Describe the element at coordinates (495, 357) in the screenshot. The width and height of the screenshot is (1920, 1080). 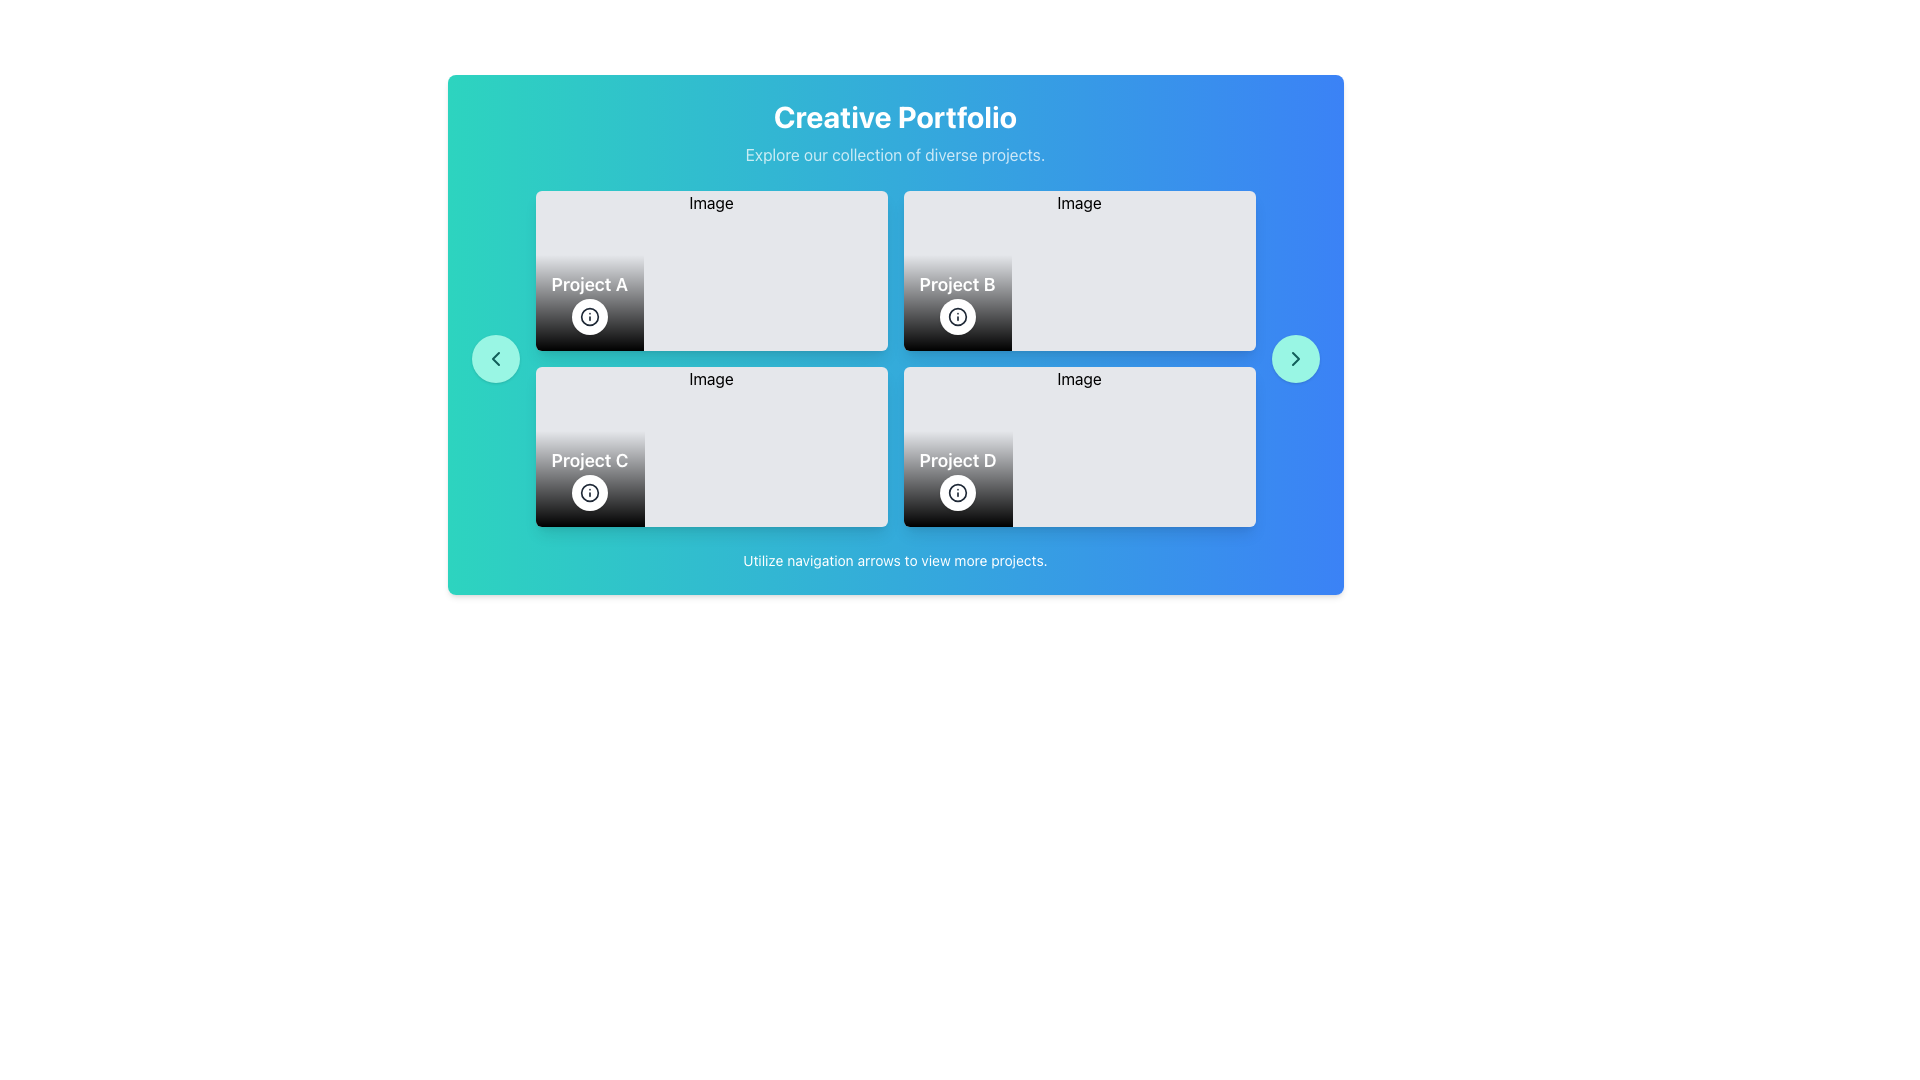
I see `the circular button with a muted teal background and a leftward-pointing chevron icon` at that location.